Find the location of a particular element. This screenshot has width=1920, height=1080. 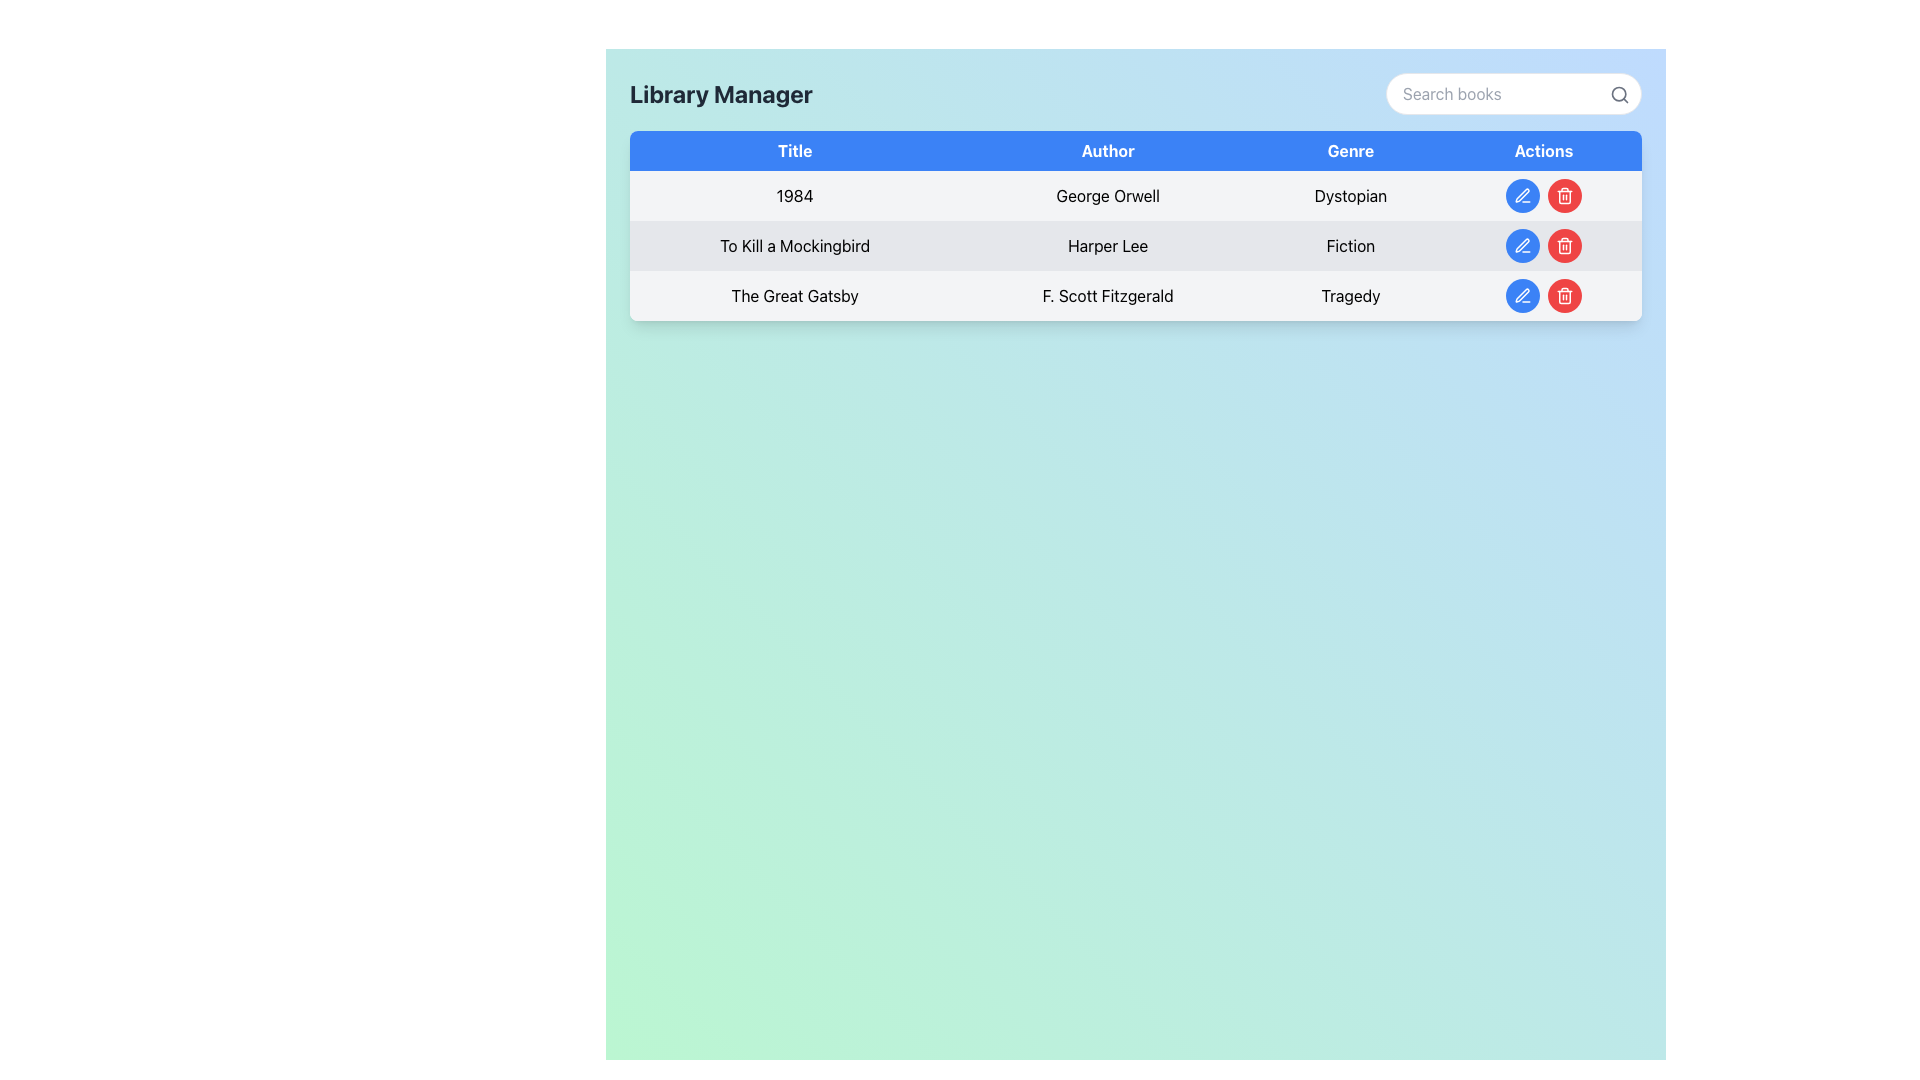

the delete button icon in the 'Actions' section of the row for 'The Great Gatsby' is located at coordinates (1563, 296).